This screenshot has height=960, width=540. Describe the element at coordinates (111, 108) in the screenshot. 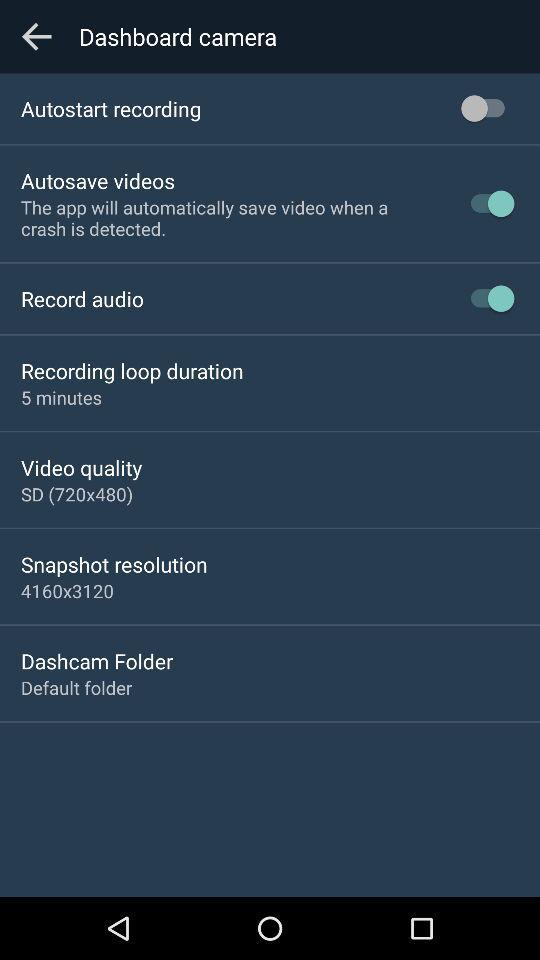

I see `autostart recording icon` at that location.